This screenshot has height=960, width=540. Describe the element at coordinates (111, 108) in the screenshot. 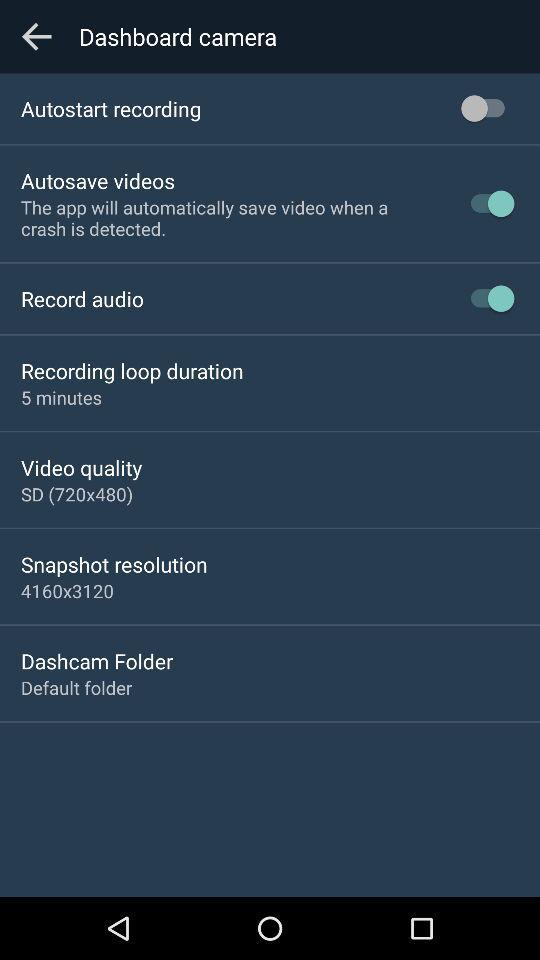

I see `autostart recording icon` at that location.